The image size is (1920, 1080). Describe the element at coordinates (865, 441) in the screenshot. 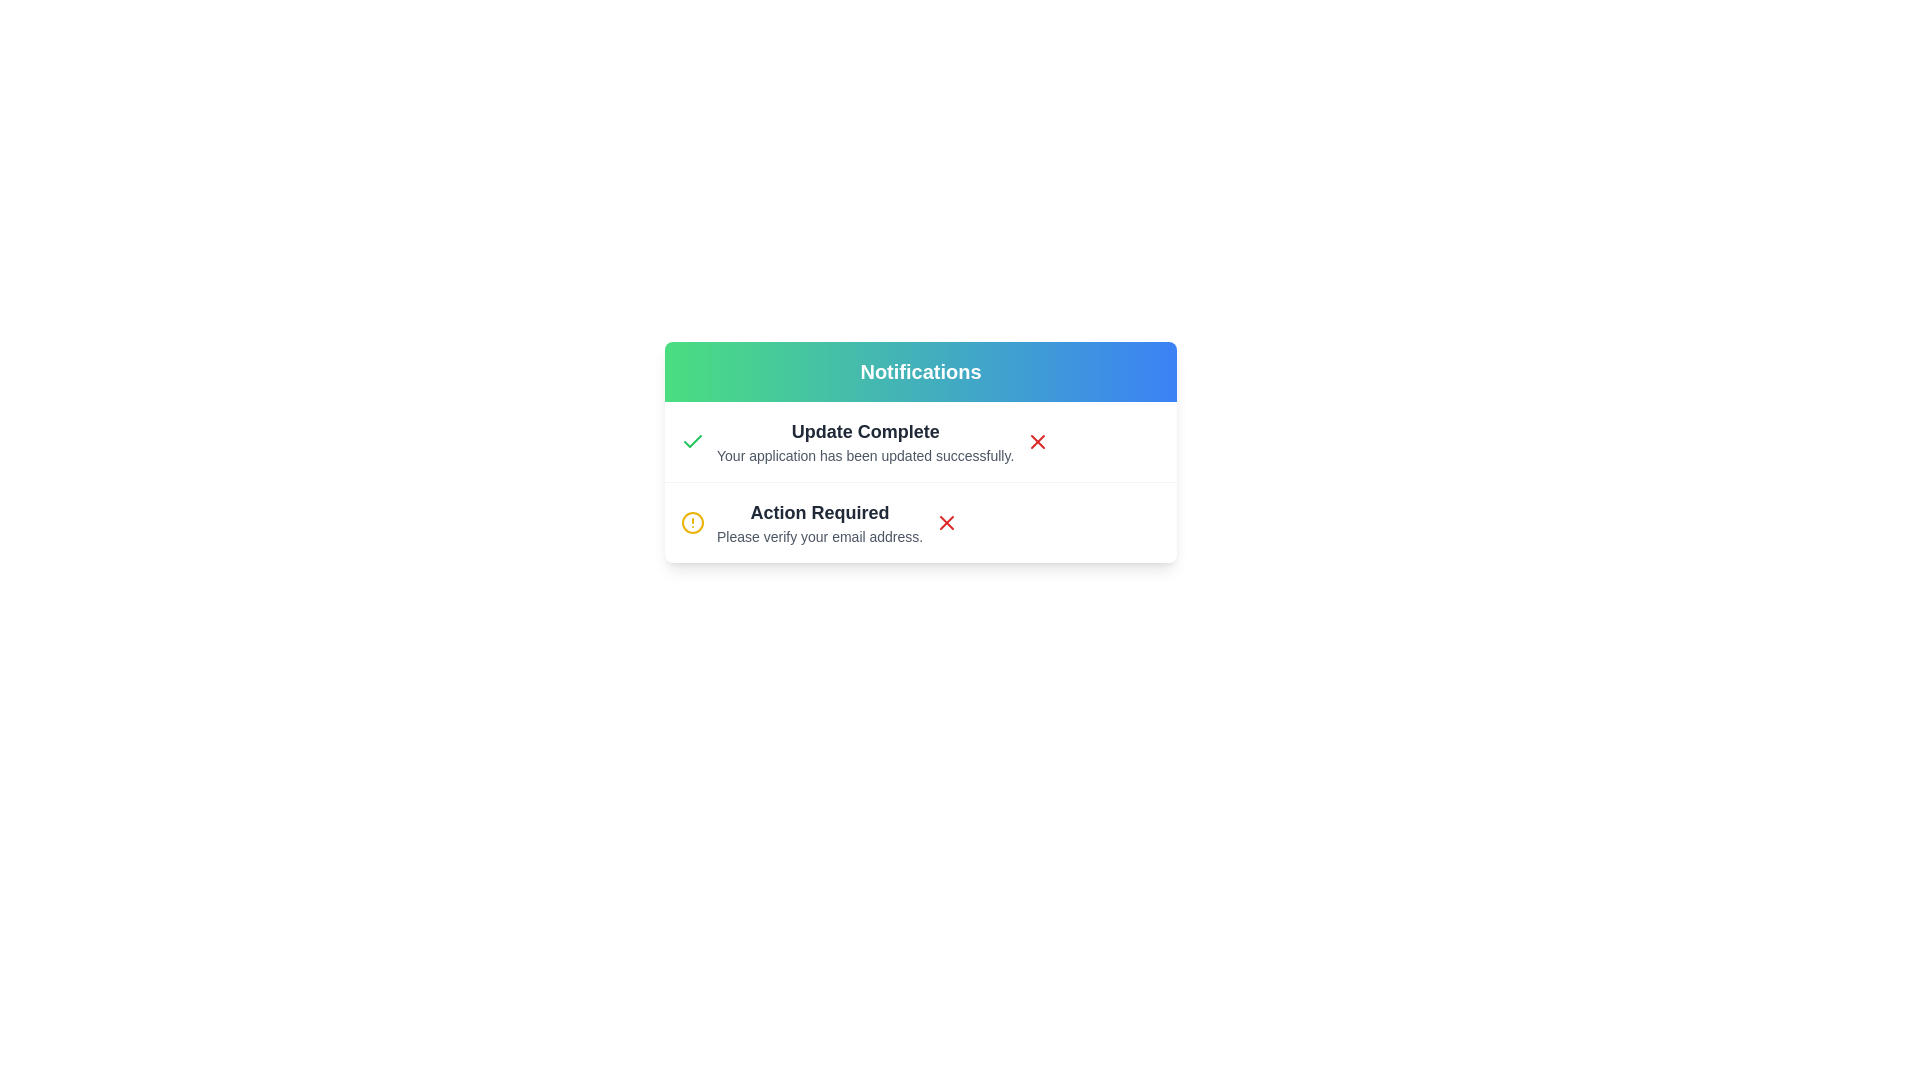

I see `the success message text block that indicates the successful application update, located under the 'Notifications' heading in the central region of the dialog box` at that location.